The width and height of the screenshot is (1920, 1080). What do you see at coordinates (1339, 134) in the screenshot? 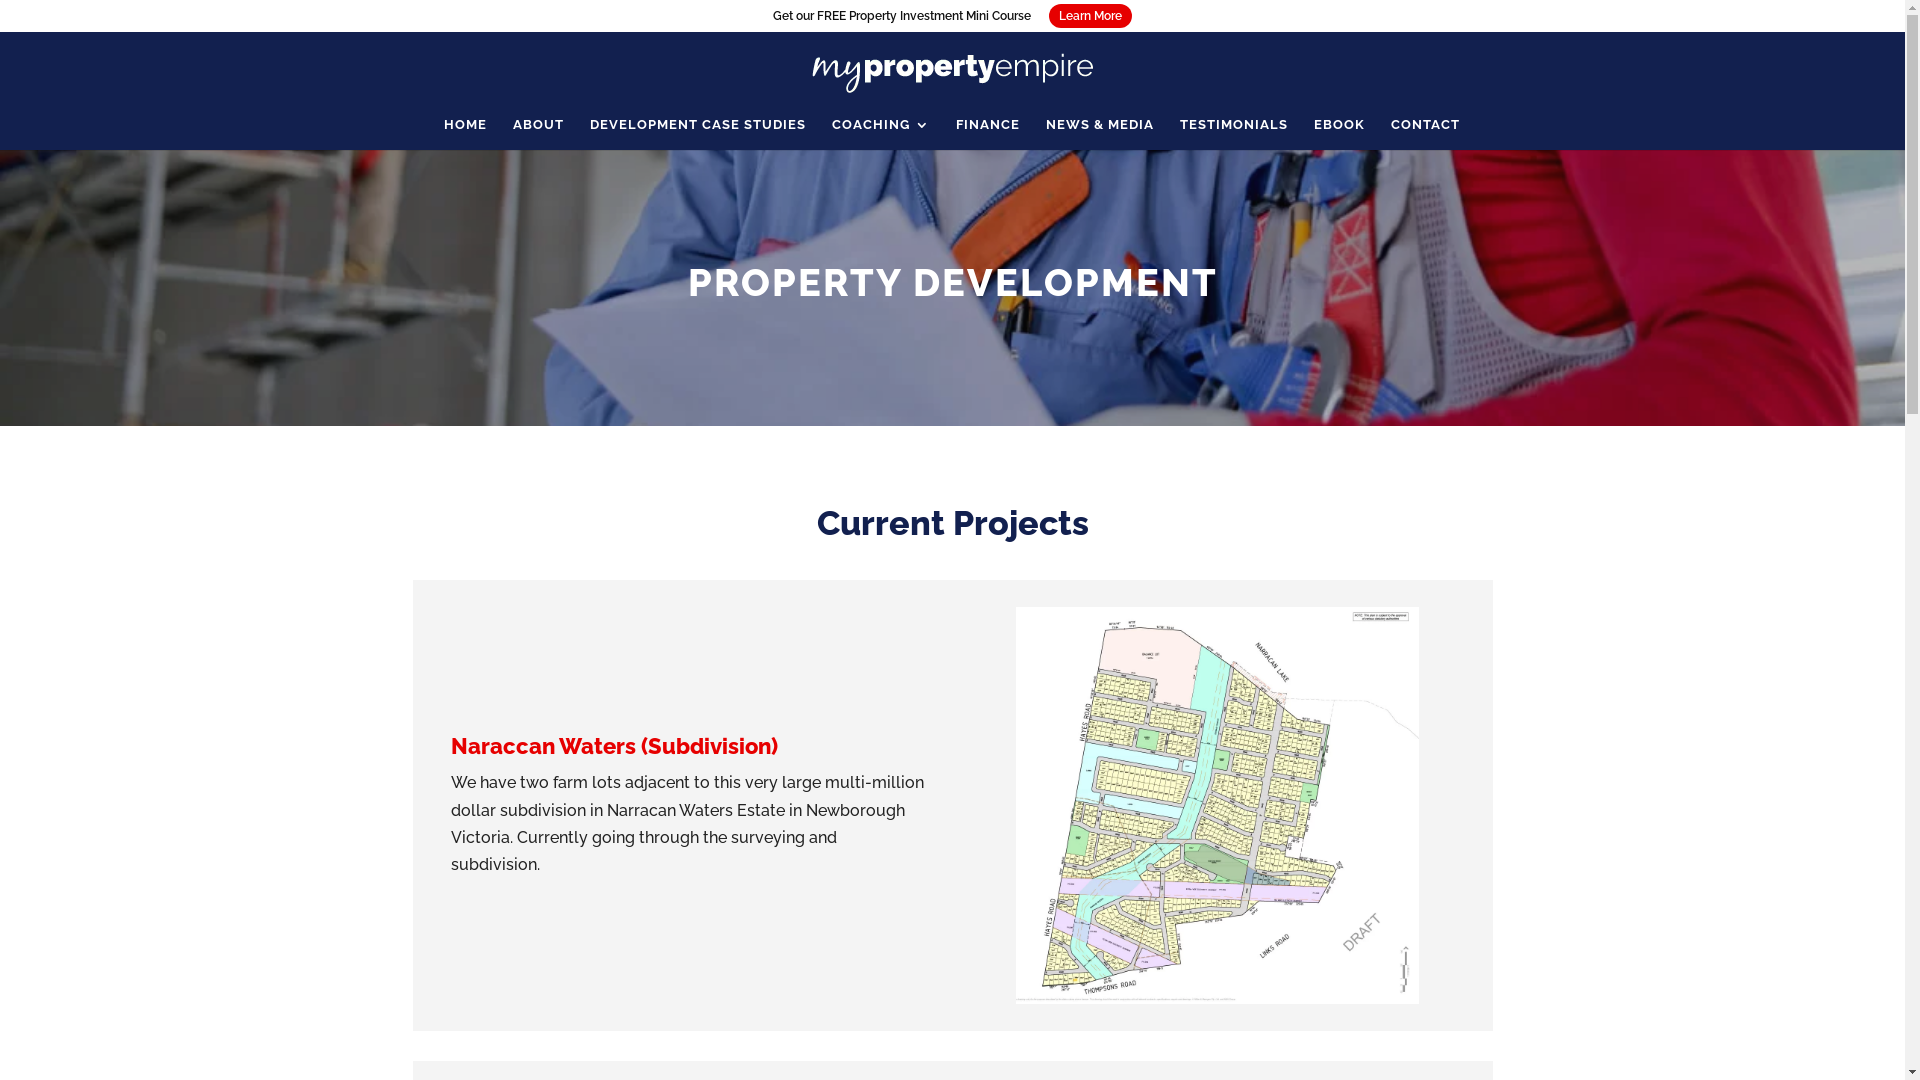
I see `'EBOOK'` at bounding box center [1339, 134].